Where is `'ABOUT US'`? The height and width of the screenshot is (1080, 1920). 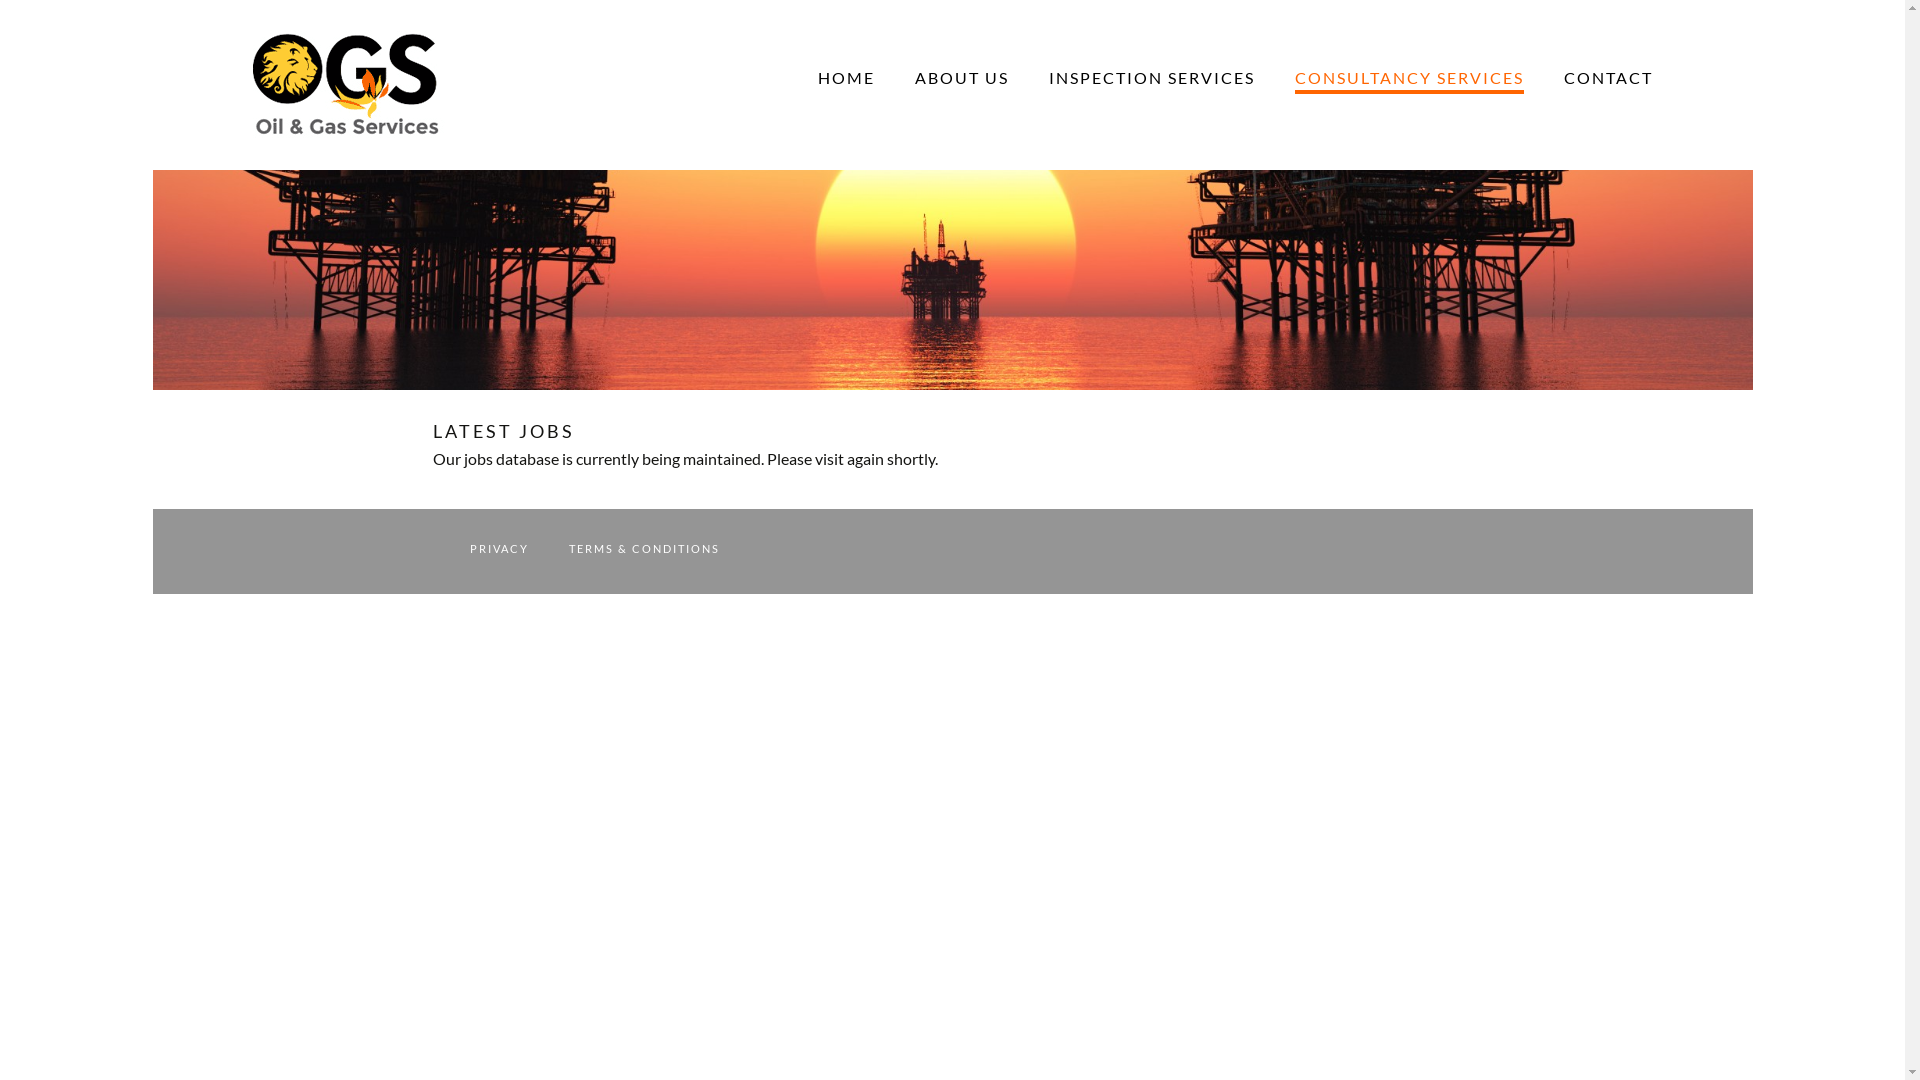
'ABOUT US' is located at coordinates (960, 76).